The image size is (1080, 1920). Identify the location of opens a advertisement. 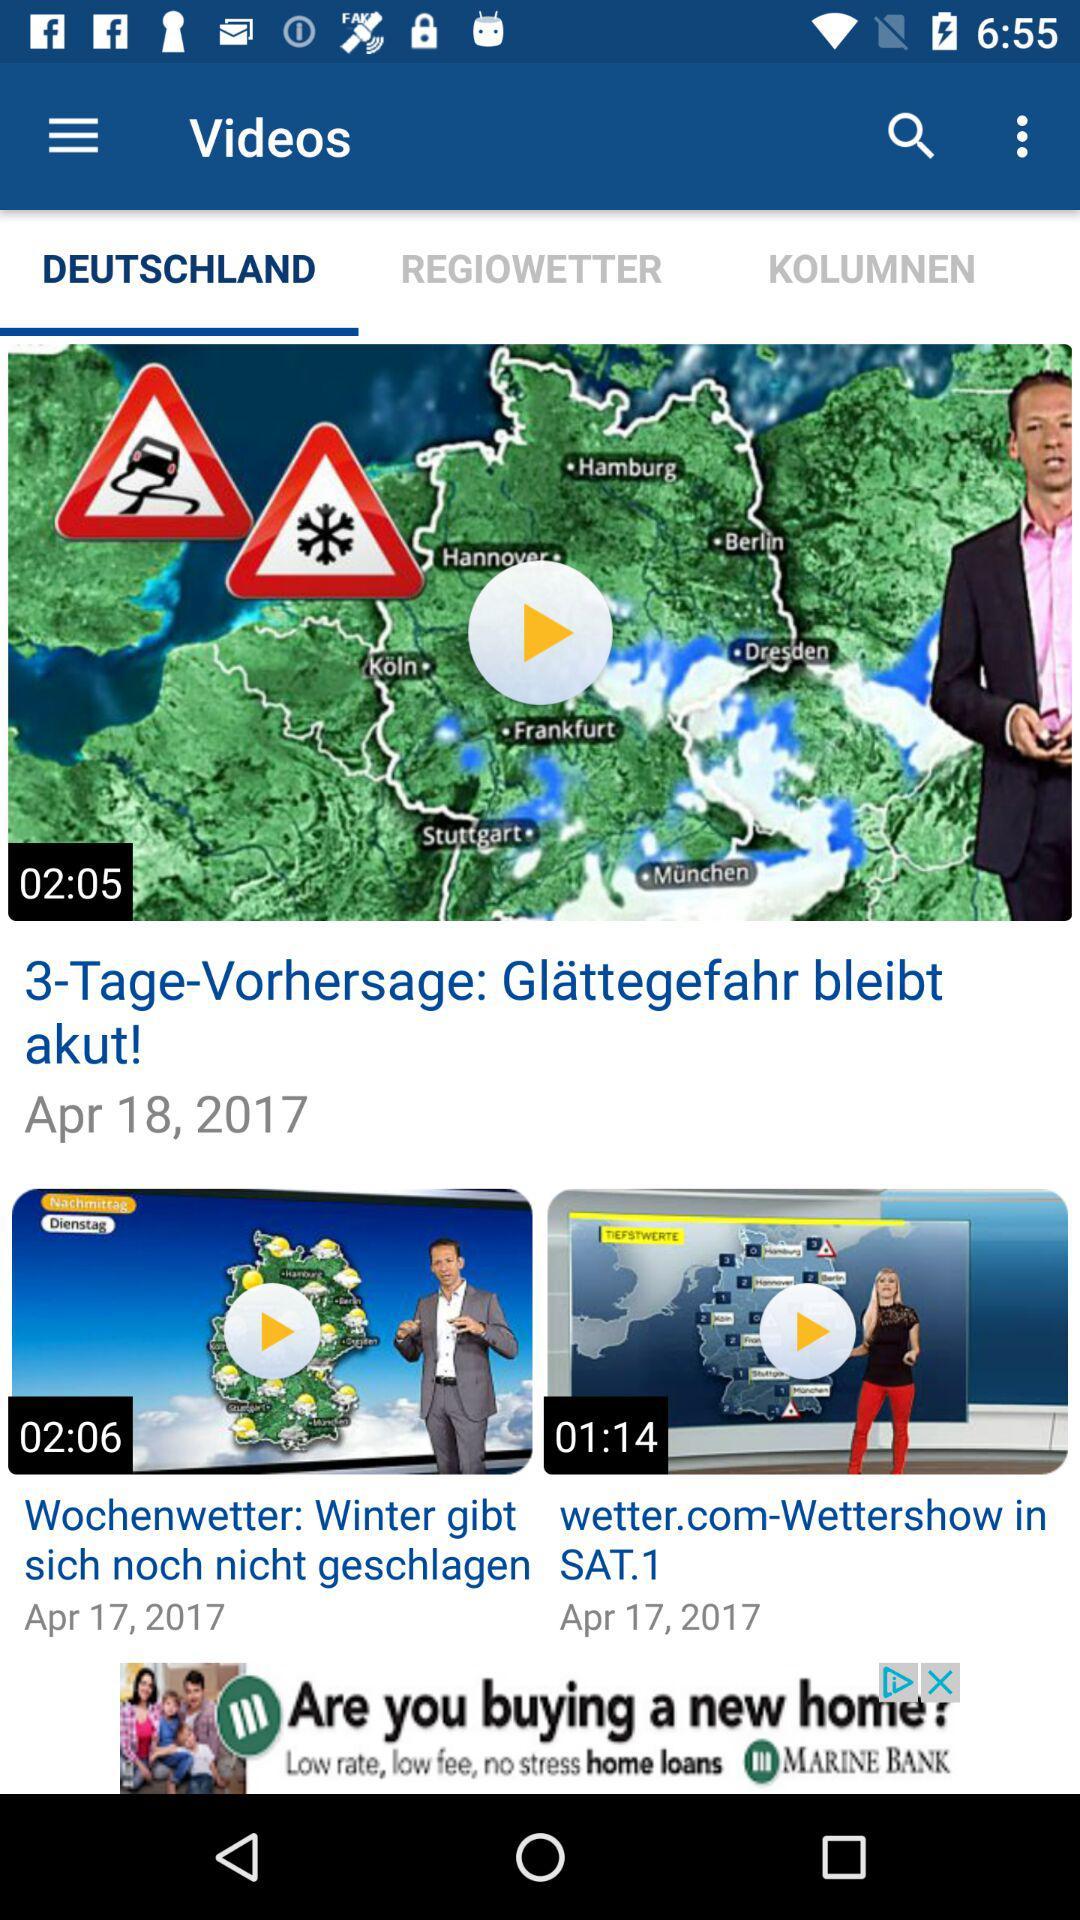
(540, 1727).